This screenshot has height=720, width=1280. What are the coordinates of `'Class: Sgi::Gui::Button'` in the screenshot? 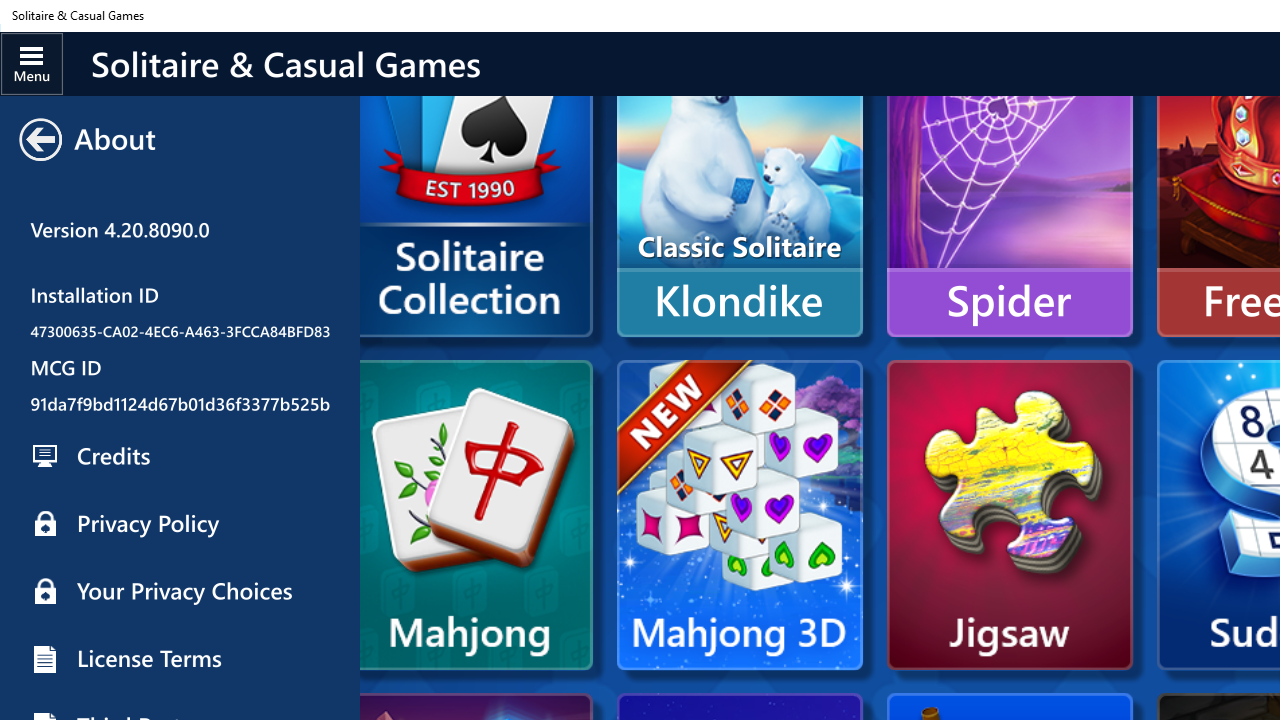 It's located at (40, 138).